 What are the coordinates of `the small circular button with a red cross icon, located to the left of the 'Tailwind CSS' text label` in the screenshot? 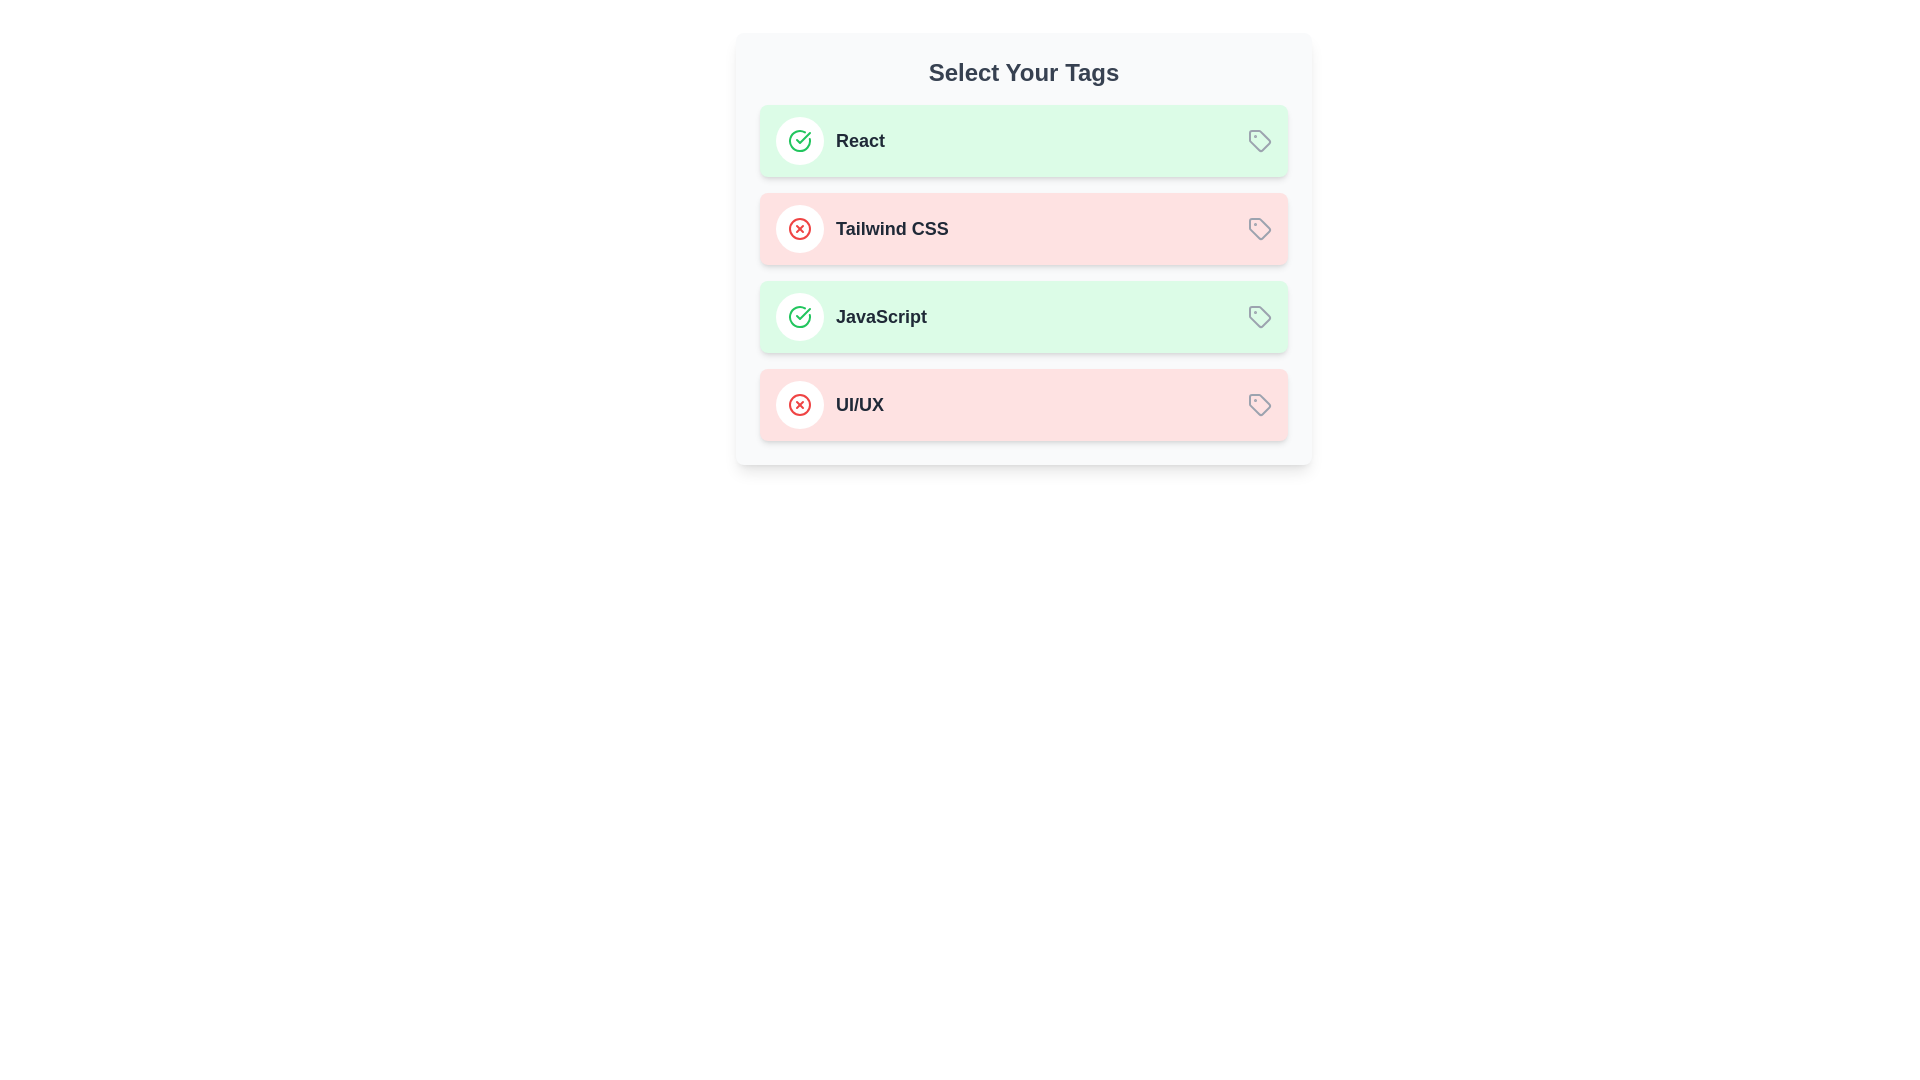 It's located at (800, 227).